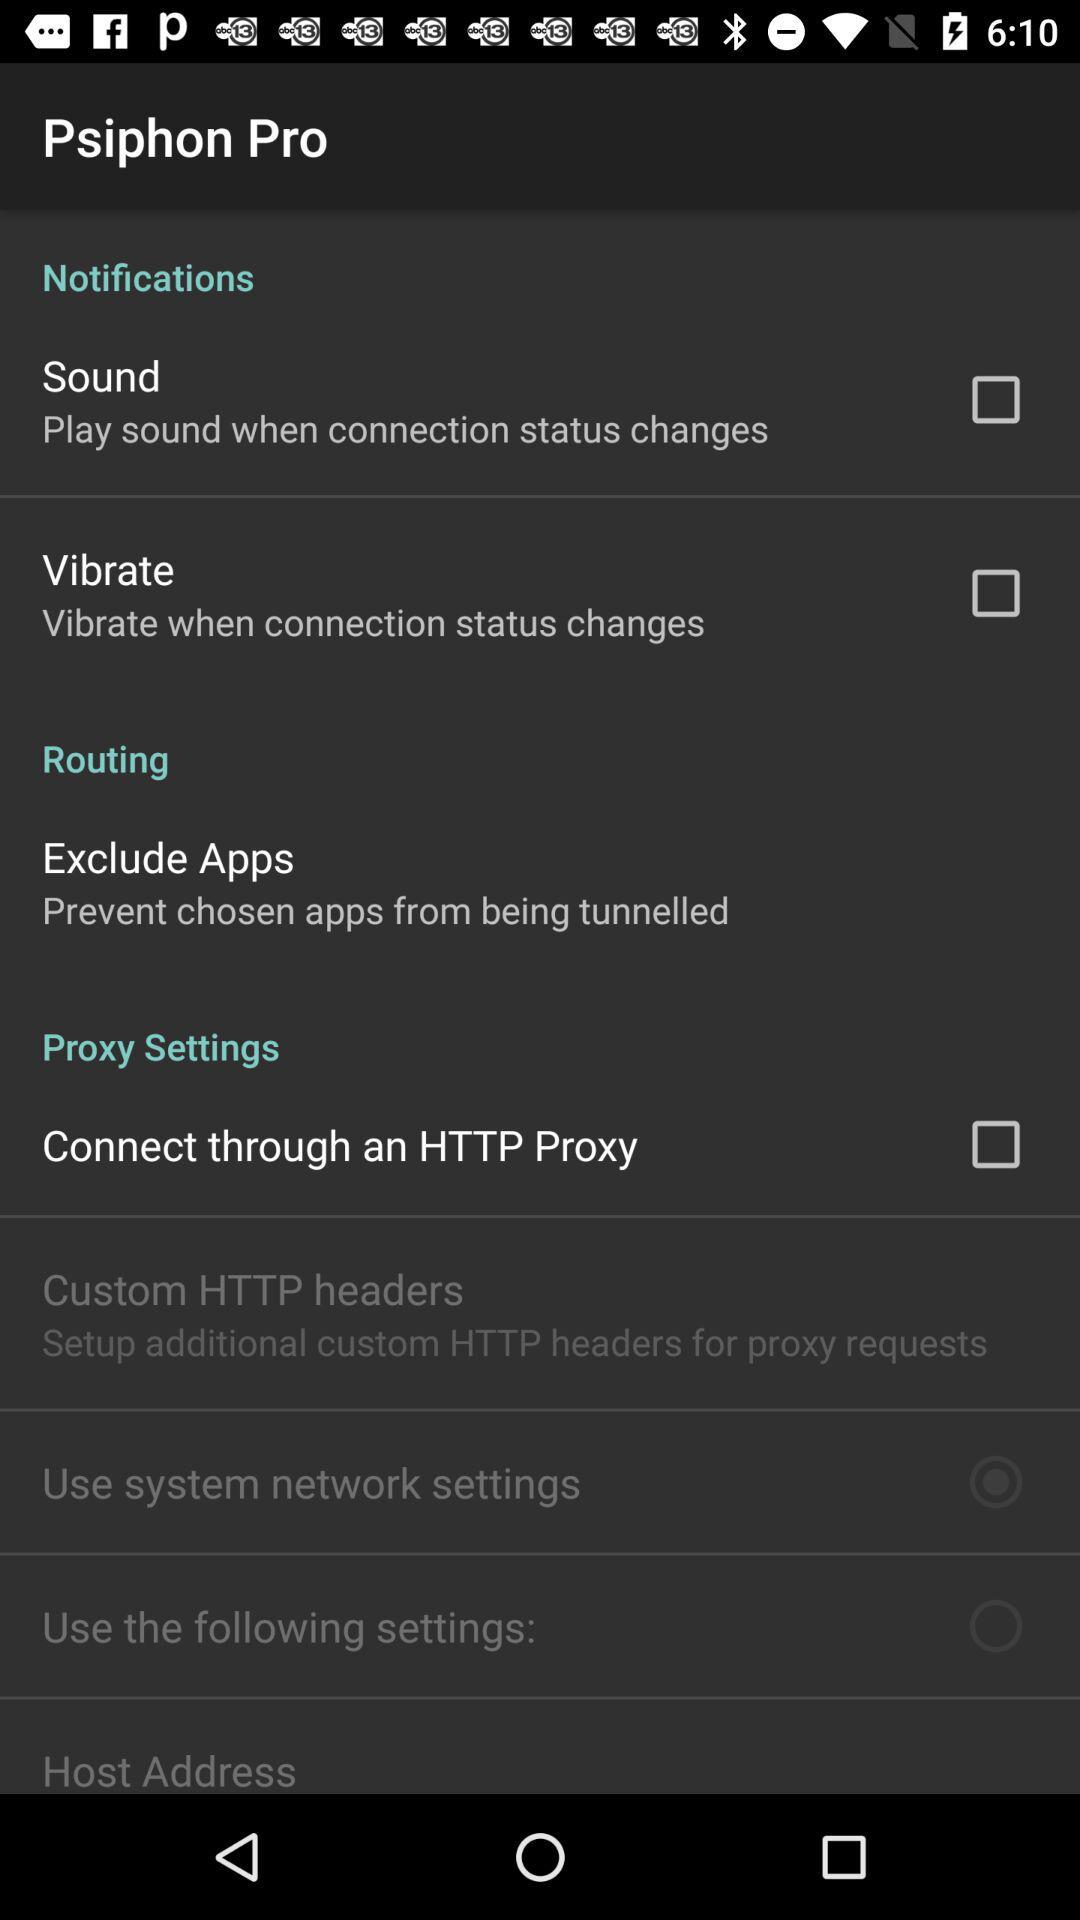 Image resolution: width=1080 pixels, height=1920 pixels. I want to click on item above the vibrate item, so click(405, 427).